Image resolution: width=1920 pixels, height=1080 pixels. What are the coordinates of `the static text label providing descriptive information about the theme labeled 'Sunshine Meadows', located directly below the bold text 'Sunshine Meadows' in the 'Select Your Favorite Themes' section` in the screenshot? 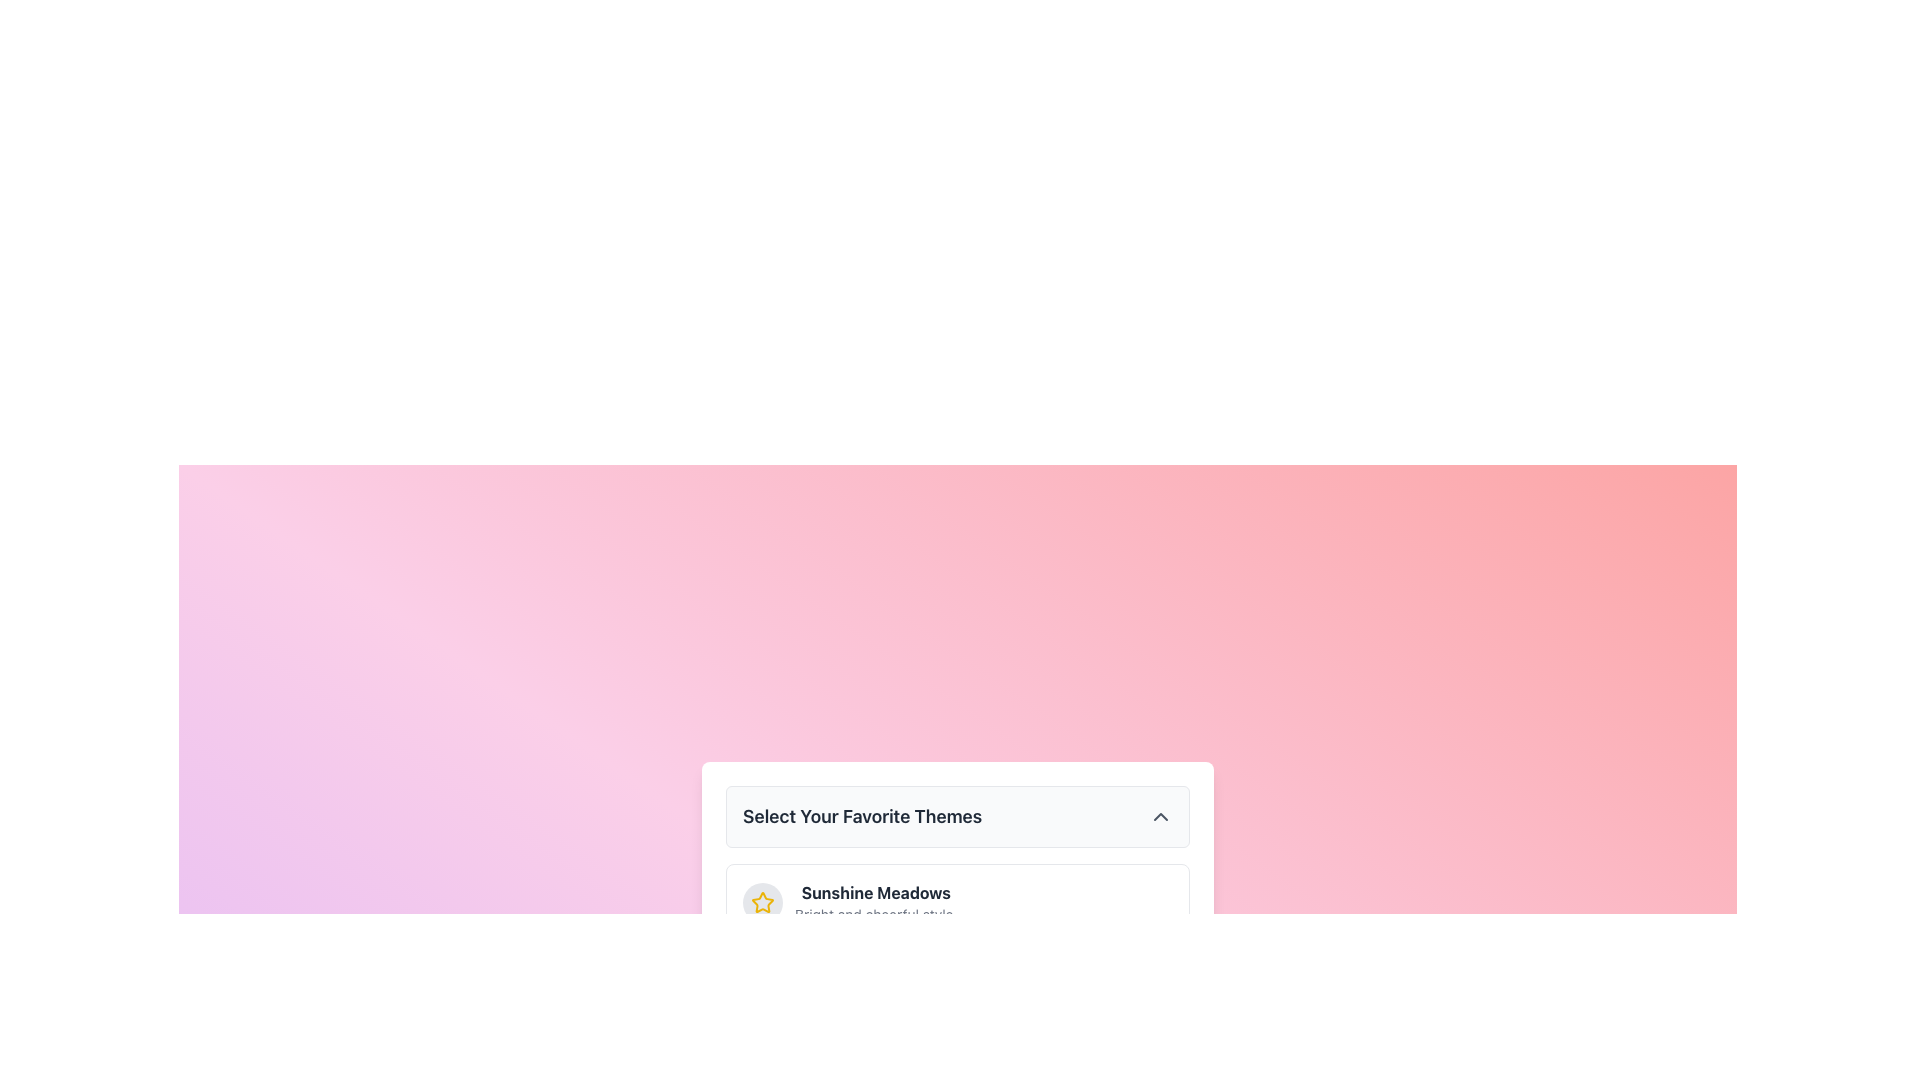 It's located at (876, 914).